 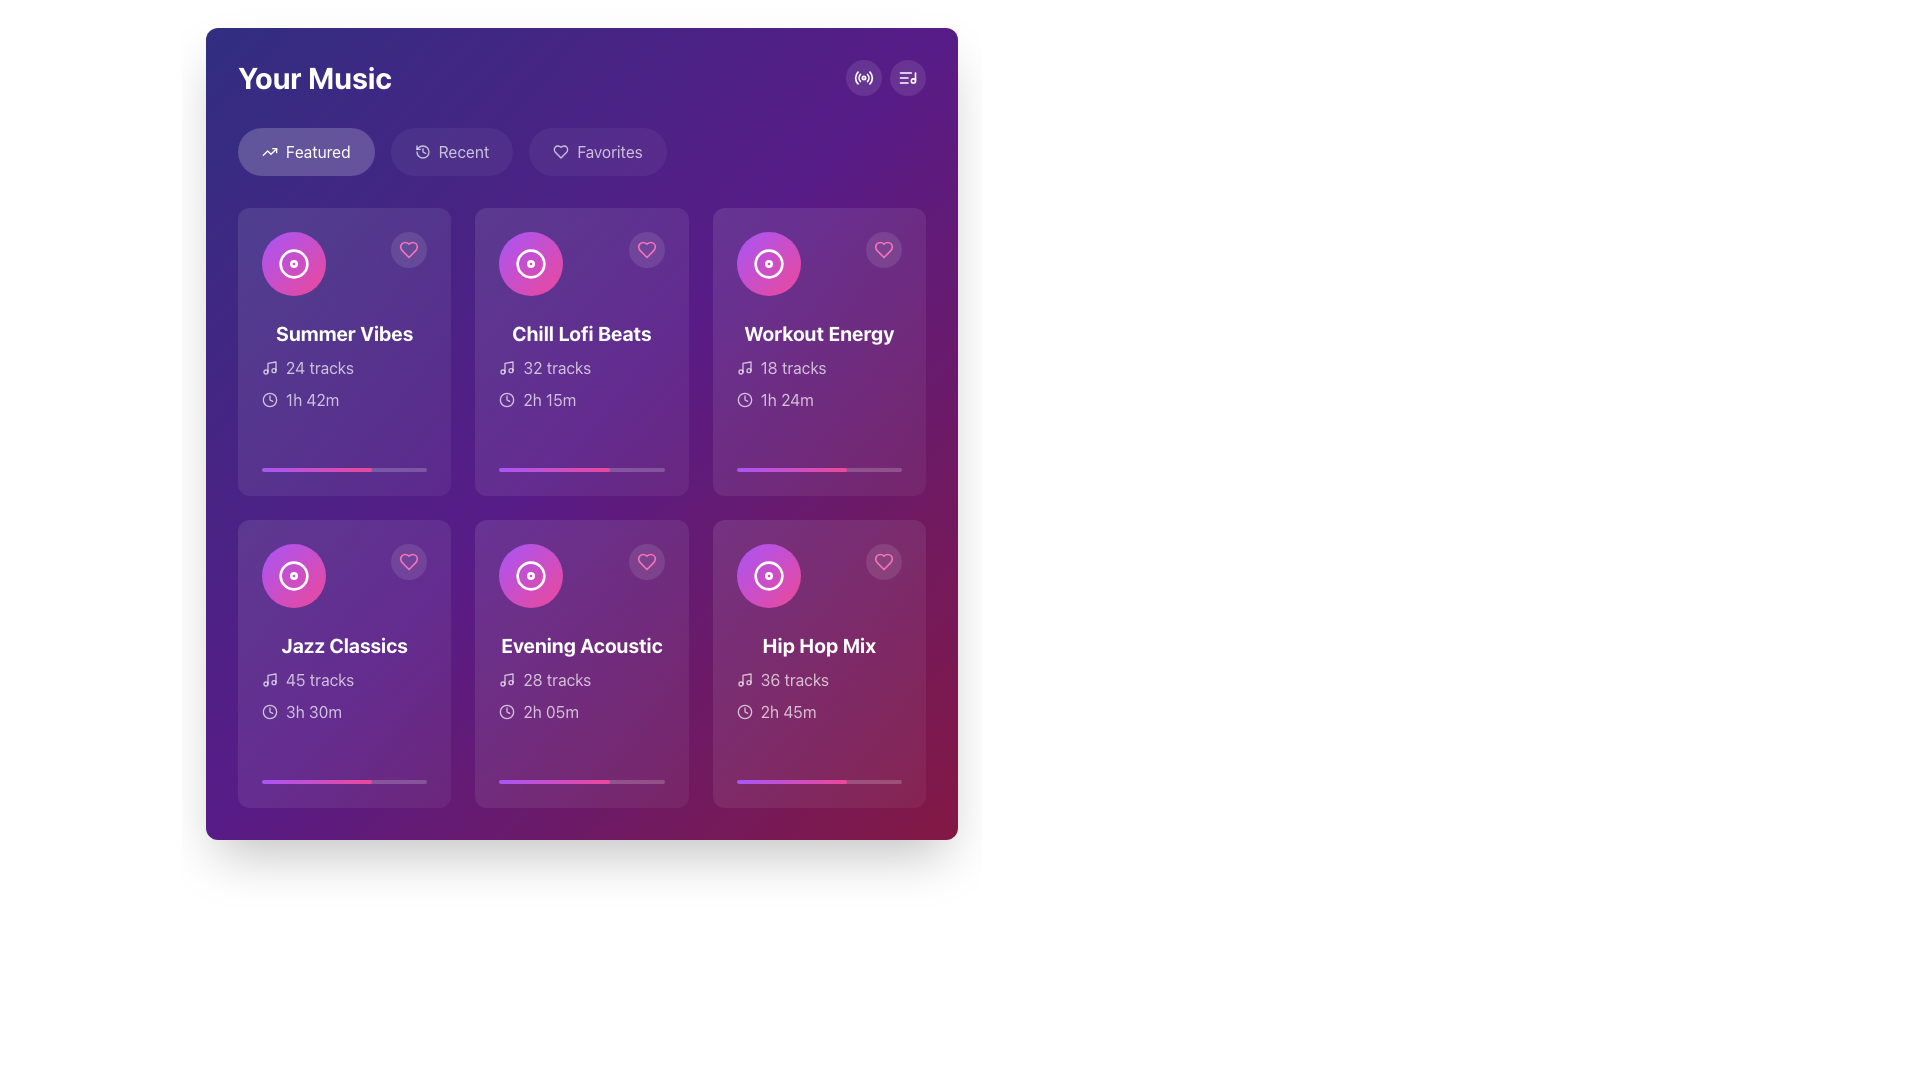 I want to click on the text label that displays the title of a music playlist located under the heading 'Your Music', positioned directly below a circular icon in the second column of the first row of a grid layout, so click(x=580, y=333).